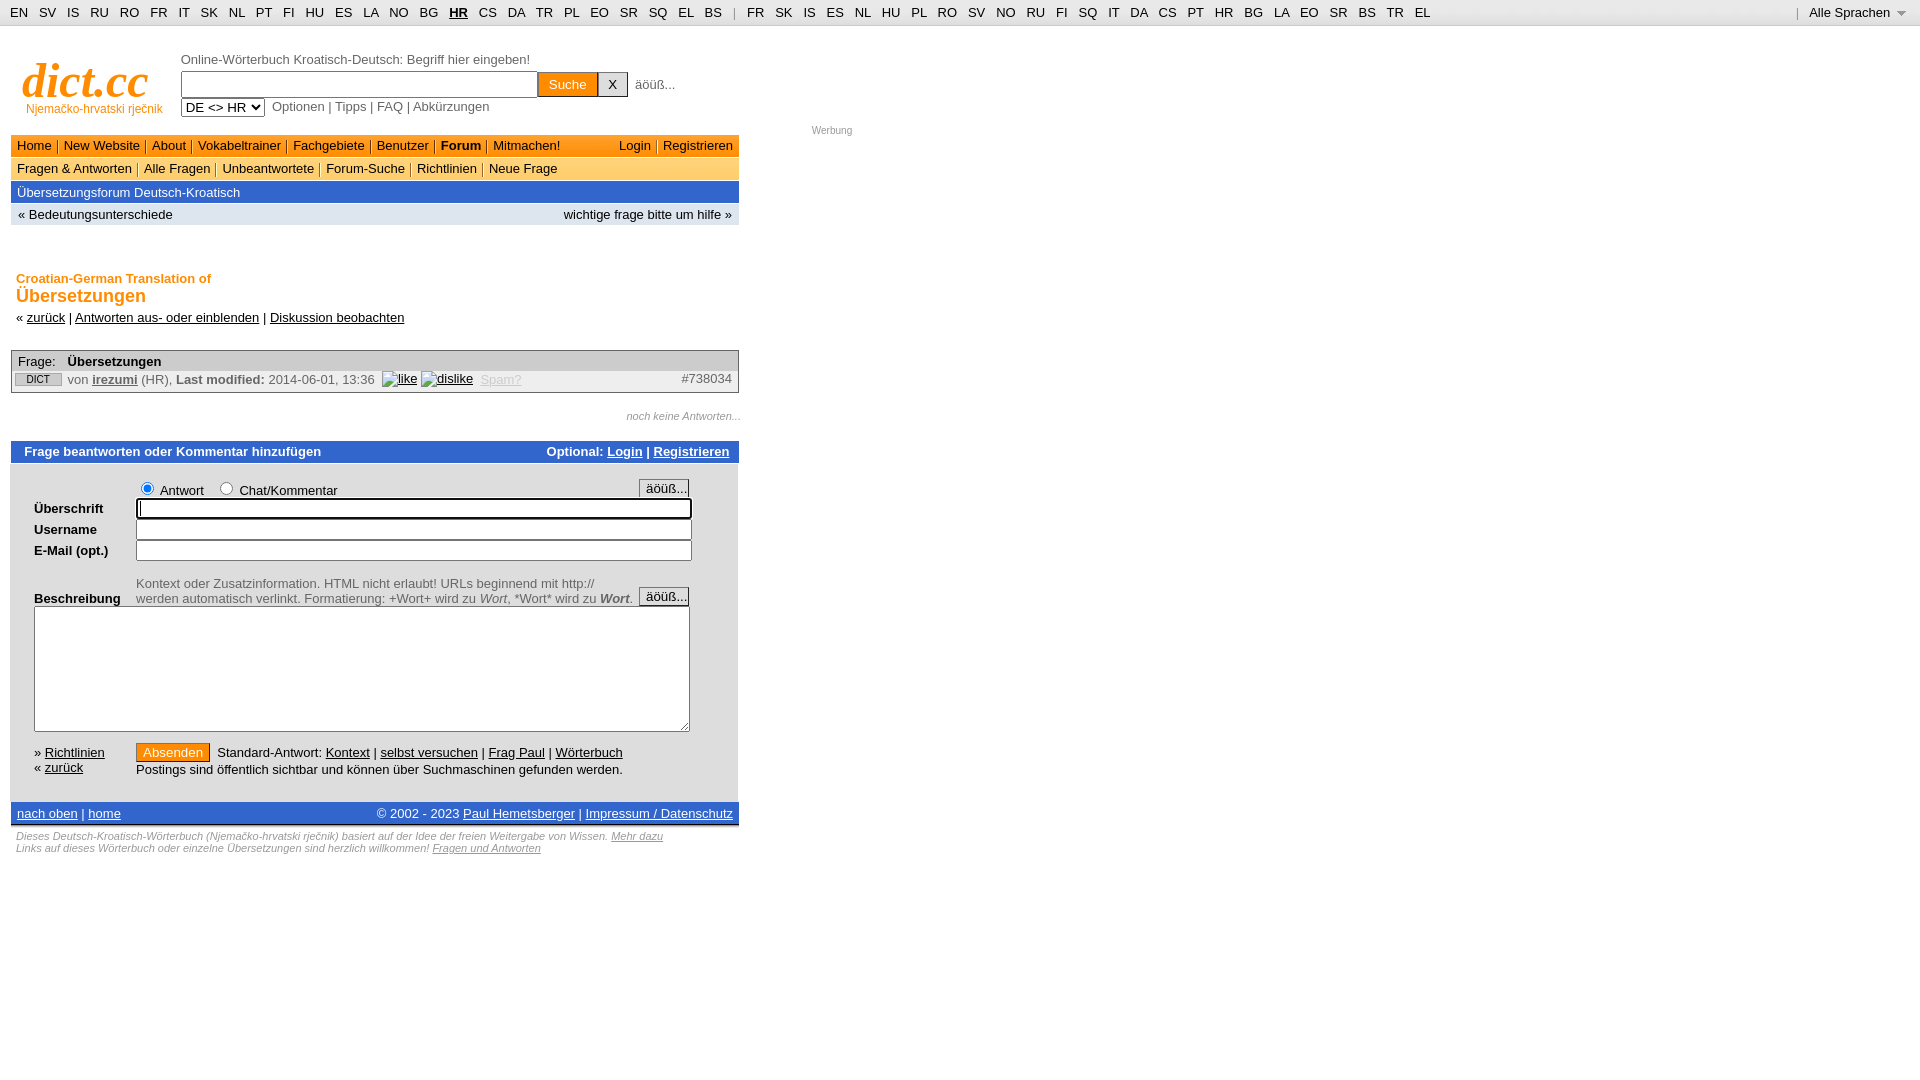 The width and height of the screenshot is (1920, 1080). I want to click on 'Home', so click(34, 144).